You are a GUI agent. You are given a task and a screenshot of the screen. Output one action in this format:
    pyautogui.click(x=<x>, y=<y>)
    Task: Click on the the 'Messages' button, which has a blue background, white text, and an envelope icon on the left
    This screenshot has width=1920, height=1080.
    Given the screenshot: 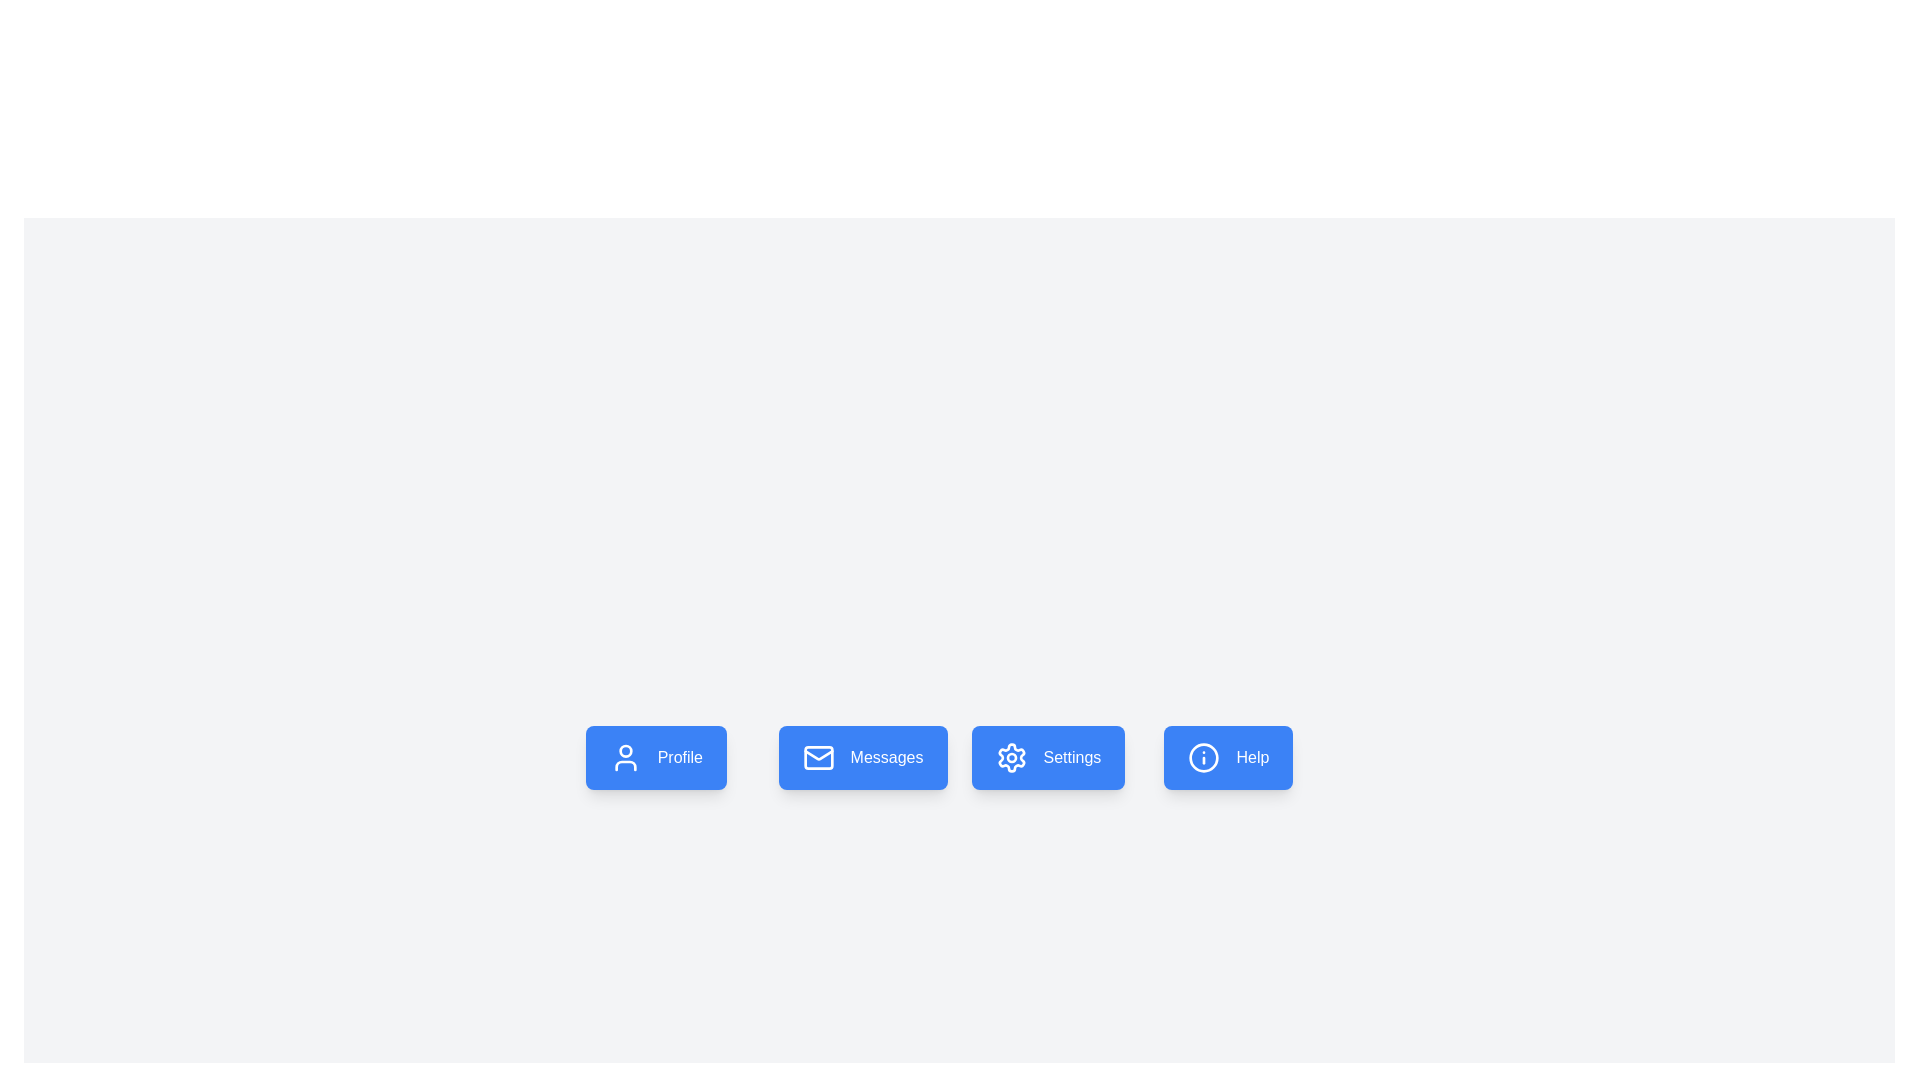 What is the action you would take?
    pyautogui.click(x=863, y=758)
    